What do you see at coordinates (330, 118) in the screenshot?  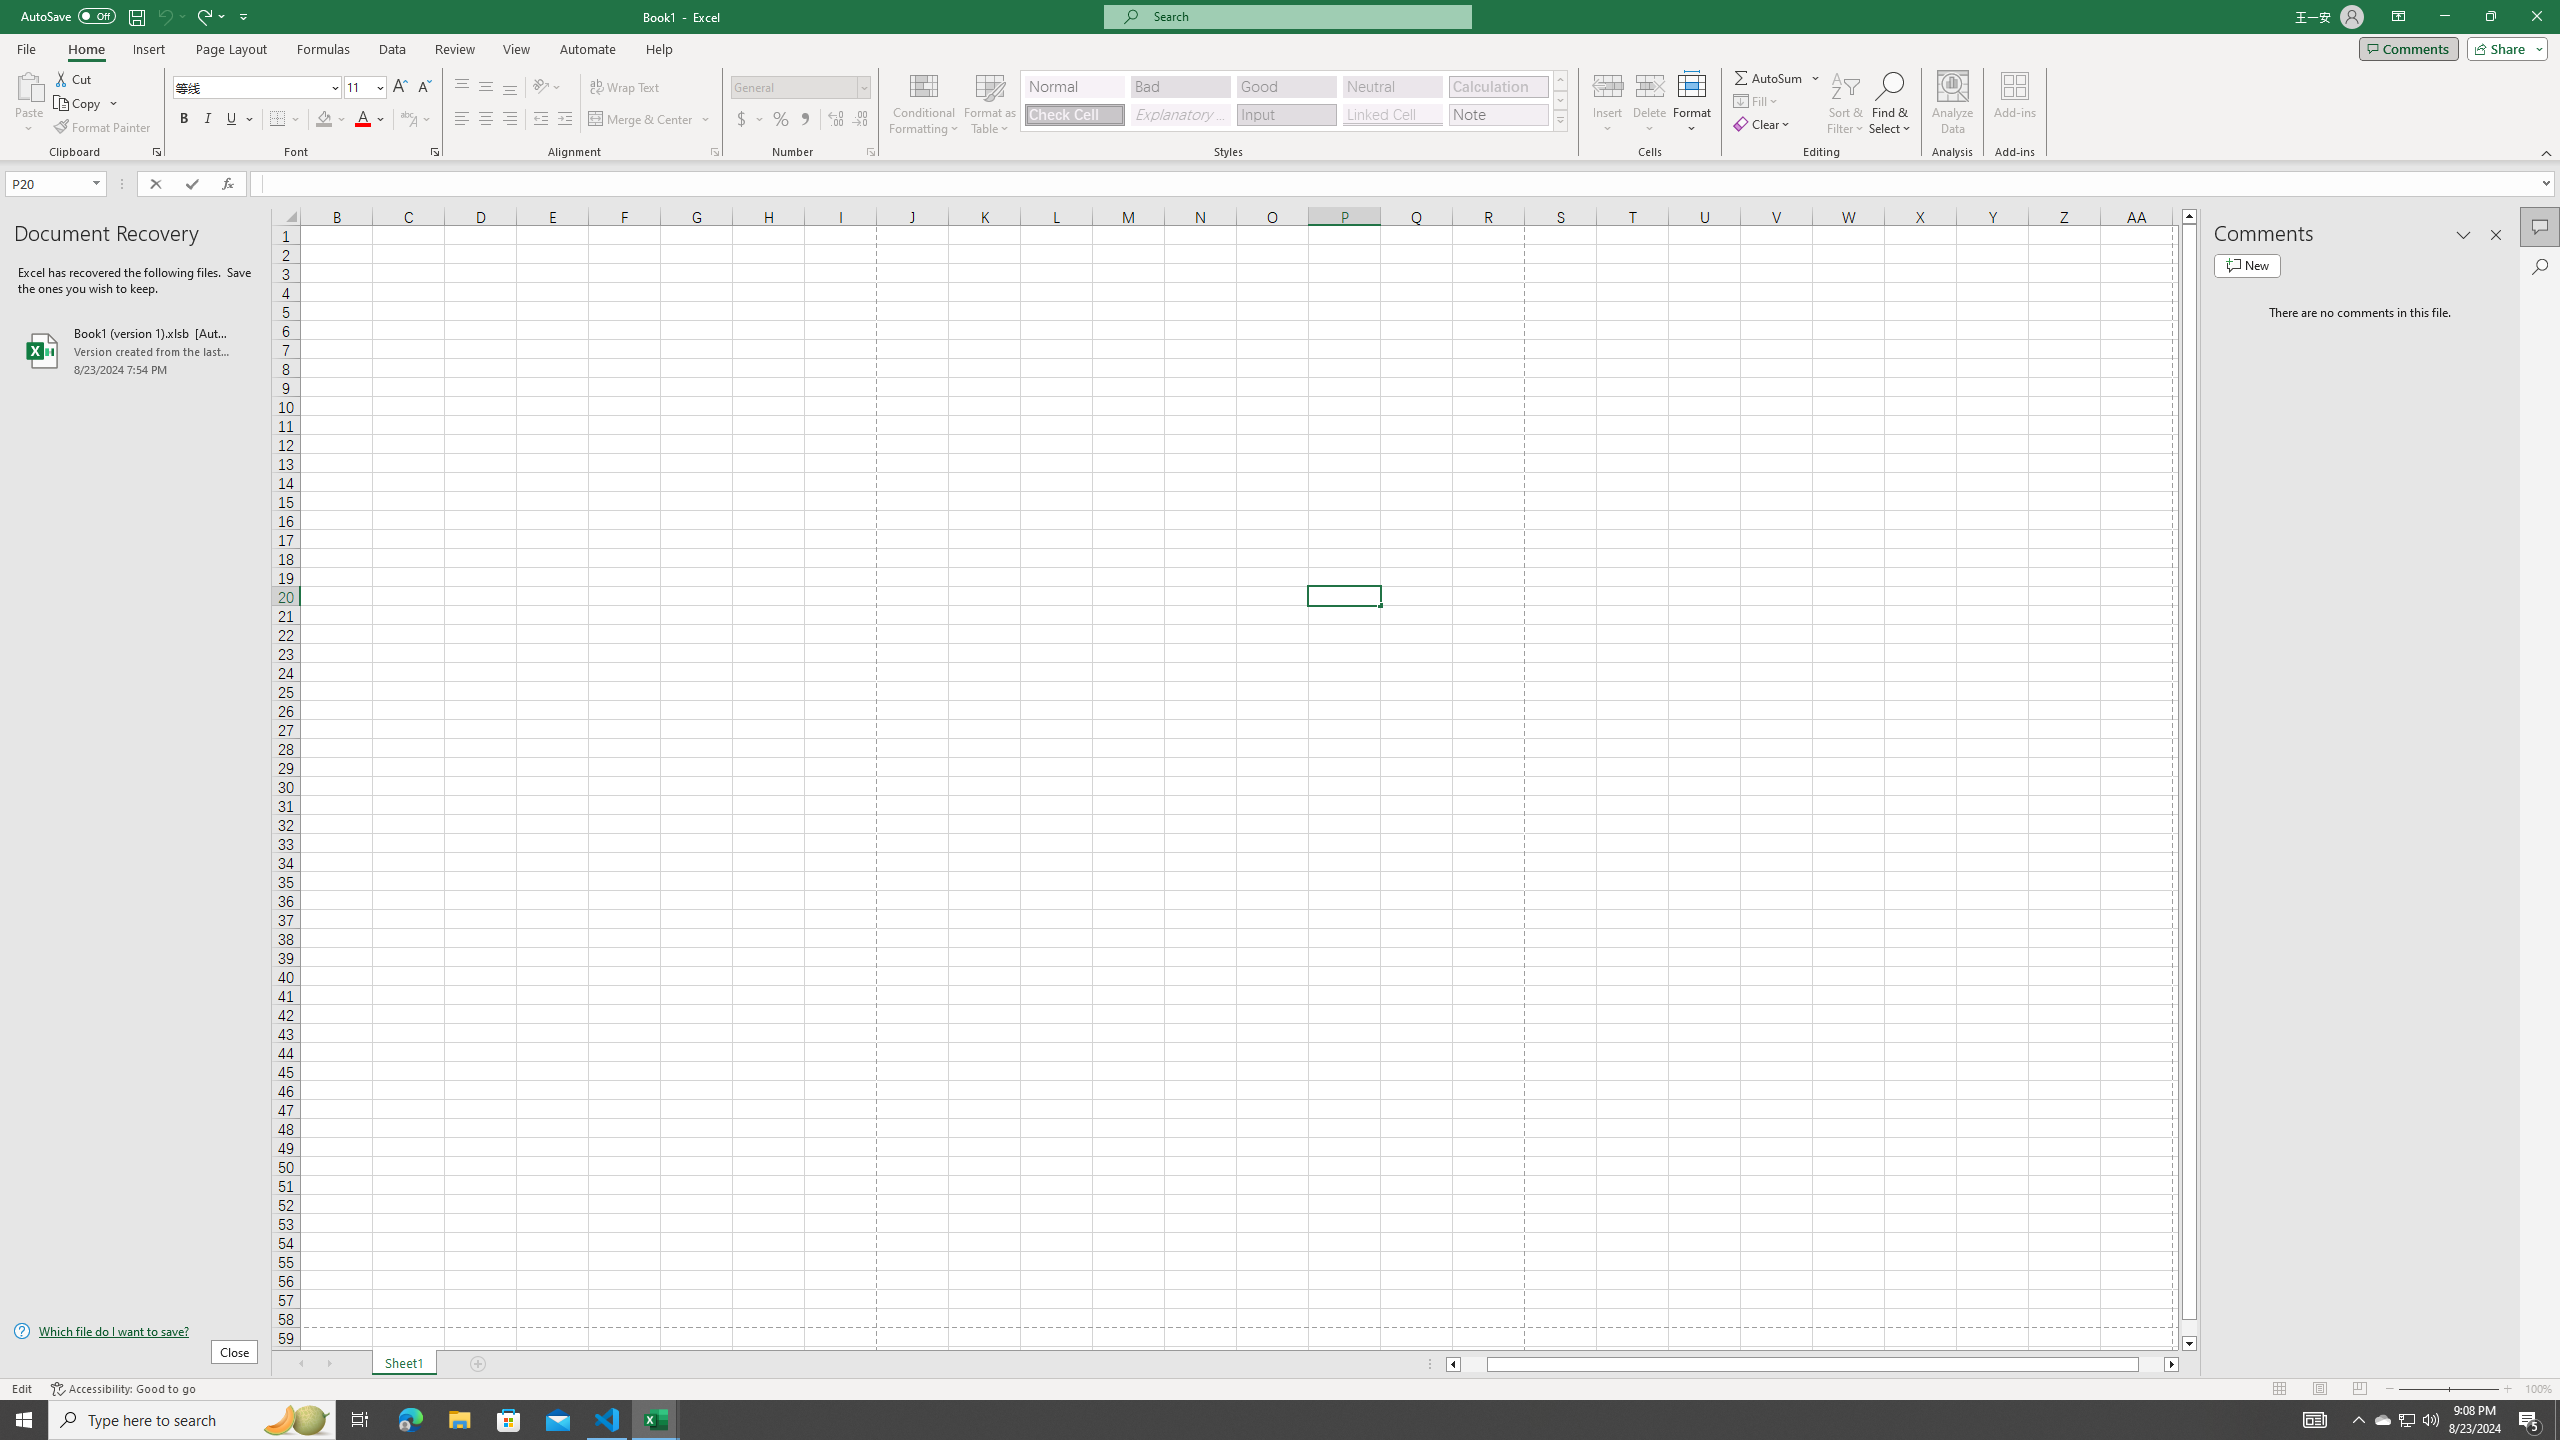 I see `'Fill Color'` at bounding box center [330, 118].